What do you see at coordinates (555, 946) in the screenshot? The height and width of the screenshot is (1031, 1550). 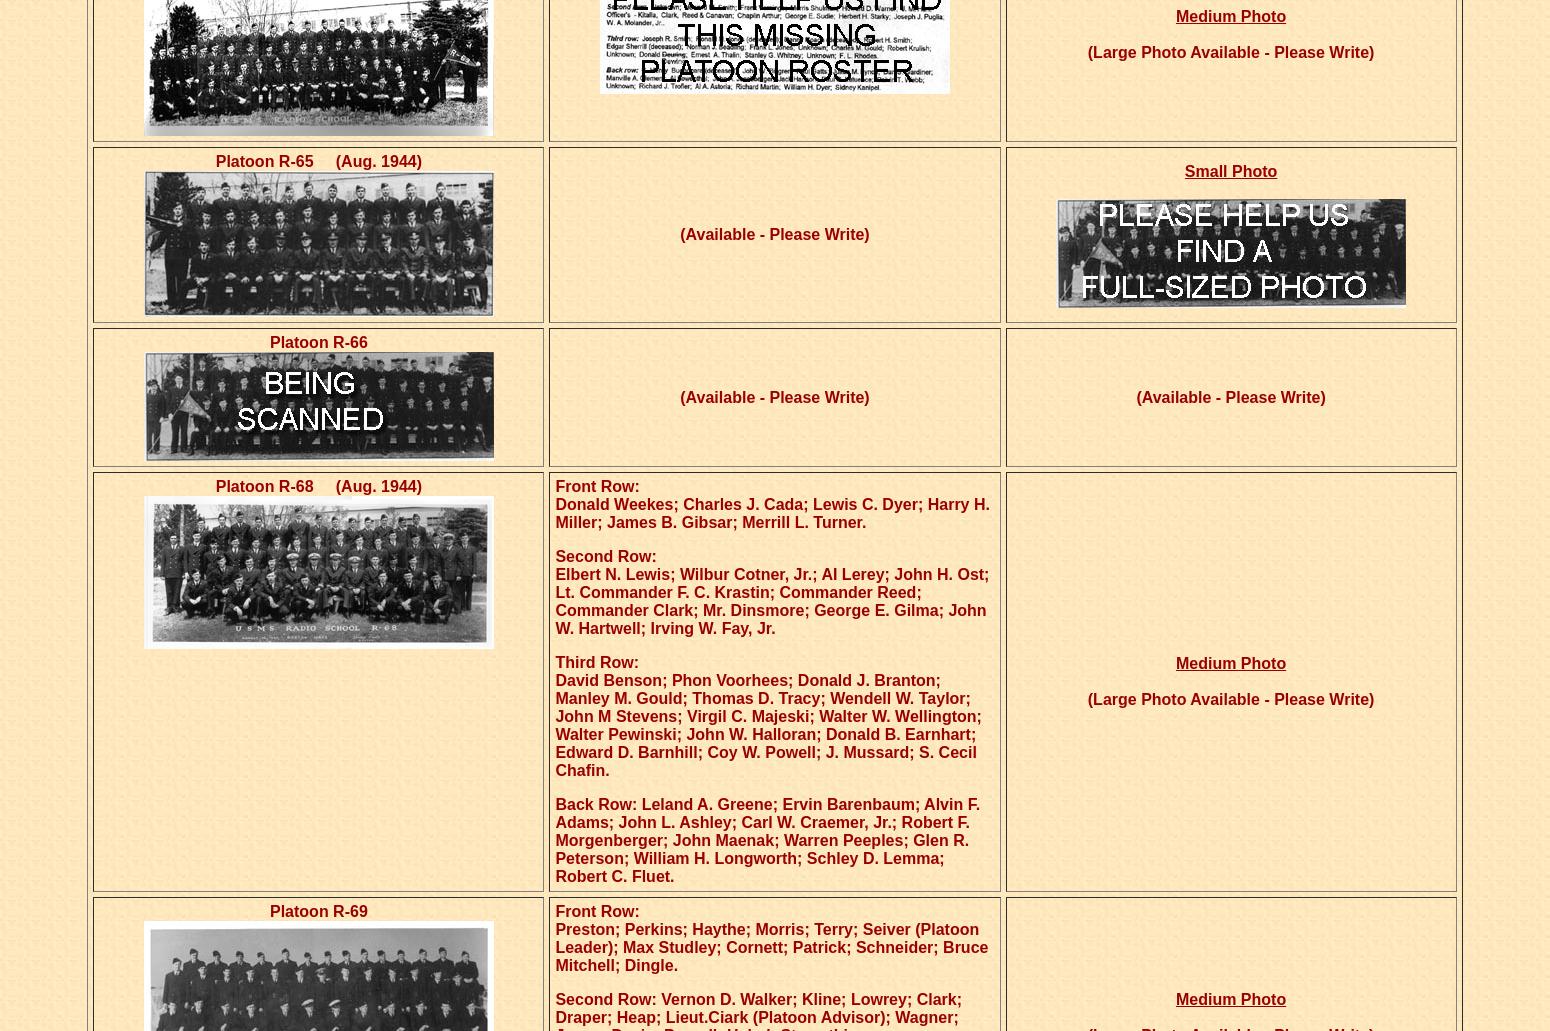 I see `'Preston; Perkins; Haythe; Morris; Terry; Seiver (Platoon Leader); Max Studley; Cornett; Patrick; Schneider; Bruce Mitchell; Dingle.'` at bounding box center [555, 946].